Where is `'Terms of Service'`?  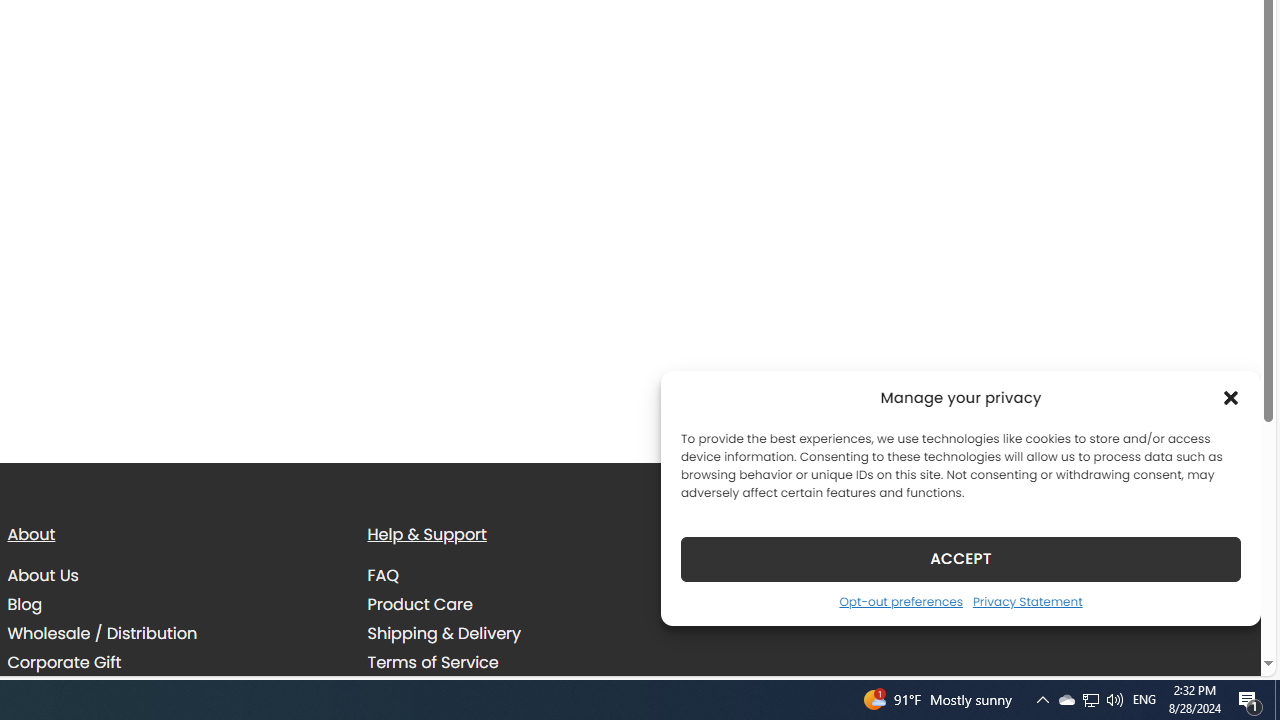
'Terms of Service' is located at coordinates (432, 662).